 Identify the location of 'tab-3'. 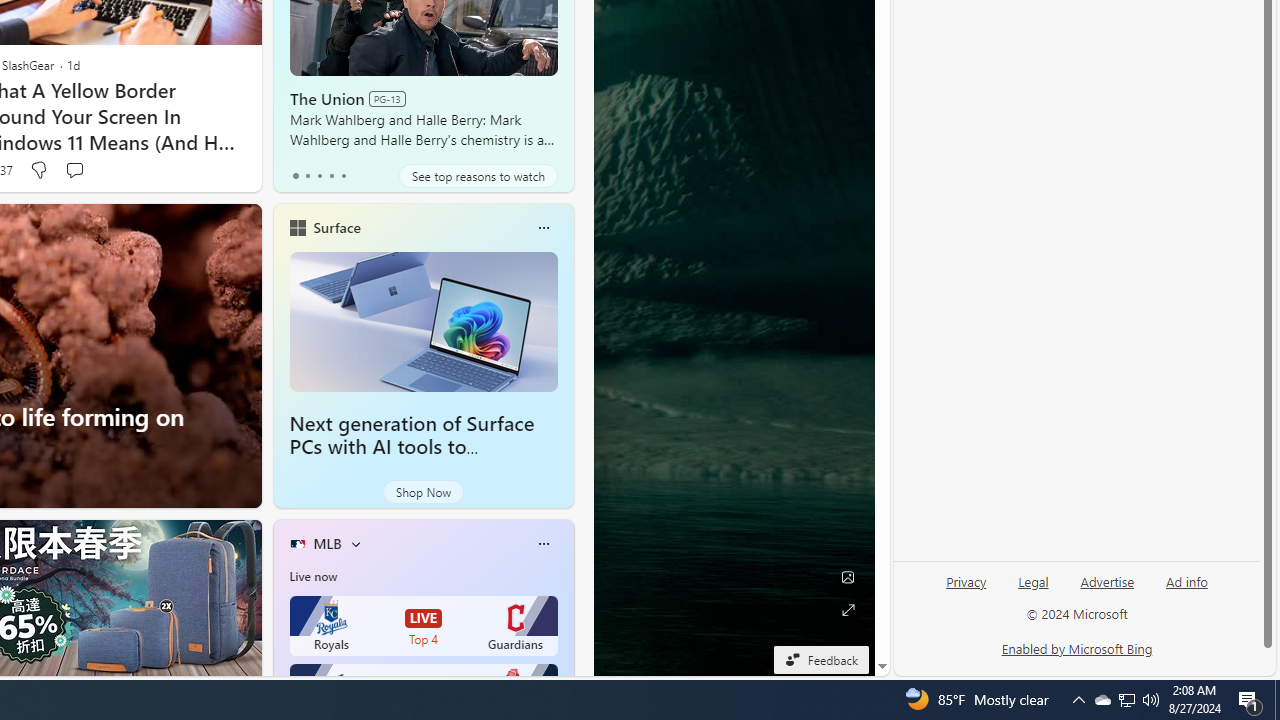
(331, 175).